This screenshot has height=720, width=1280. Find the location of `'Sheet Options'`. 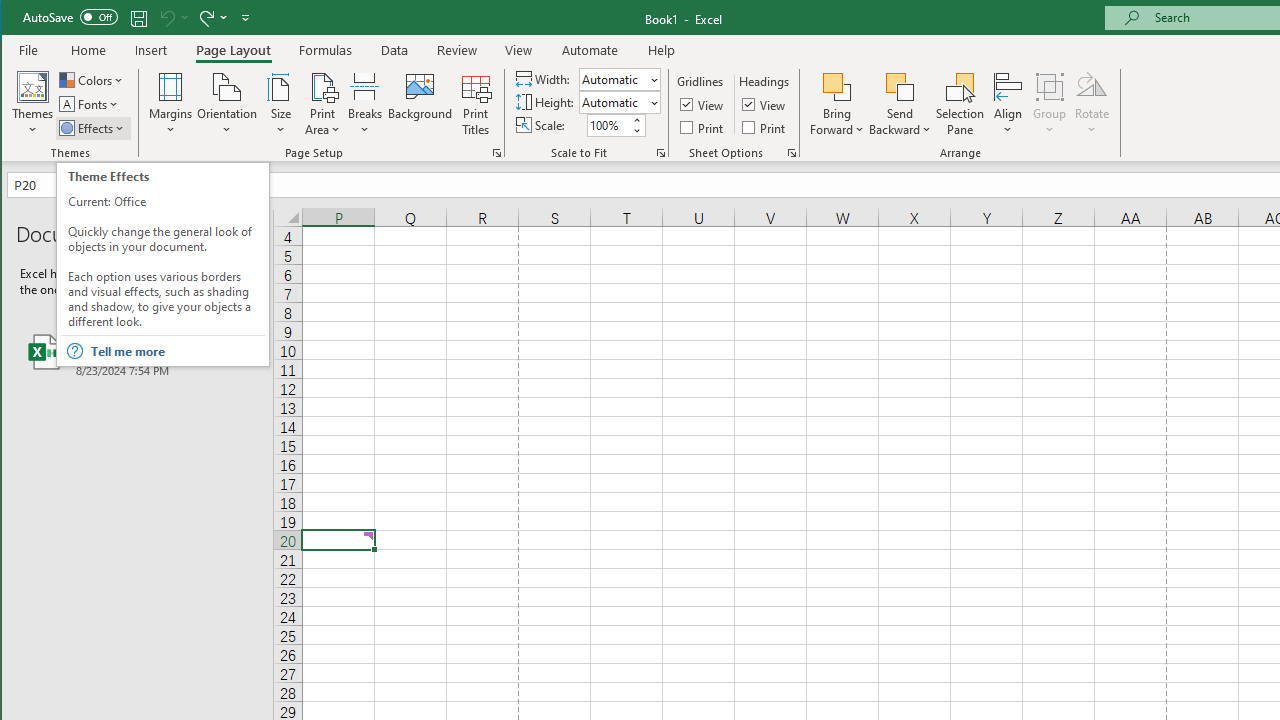

'Sheet Options' is located at coordinates (790, 152).